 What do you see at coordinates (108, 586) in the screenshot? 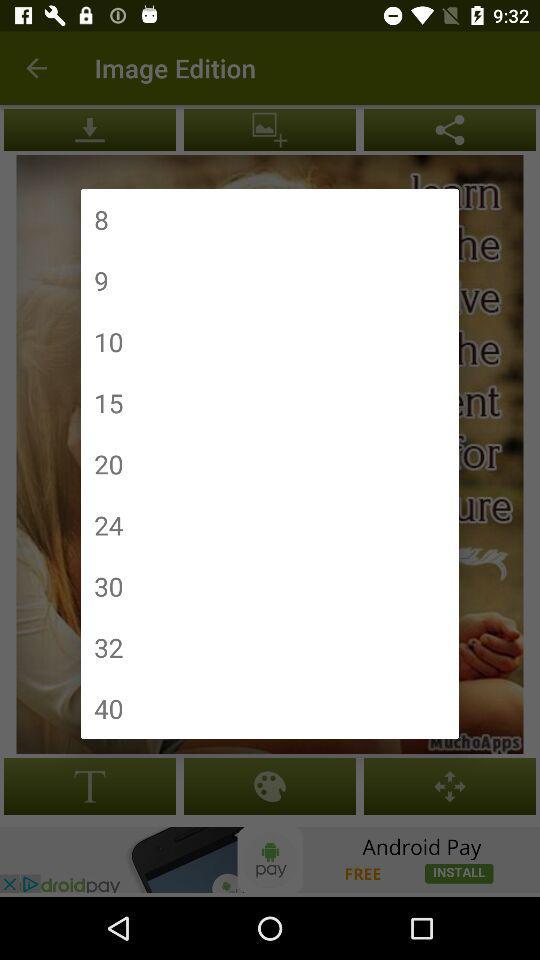
I see `the 30 item` at bounding box center [108, 586].